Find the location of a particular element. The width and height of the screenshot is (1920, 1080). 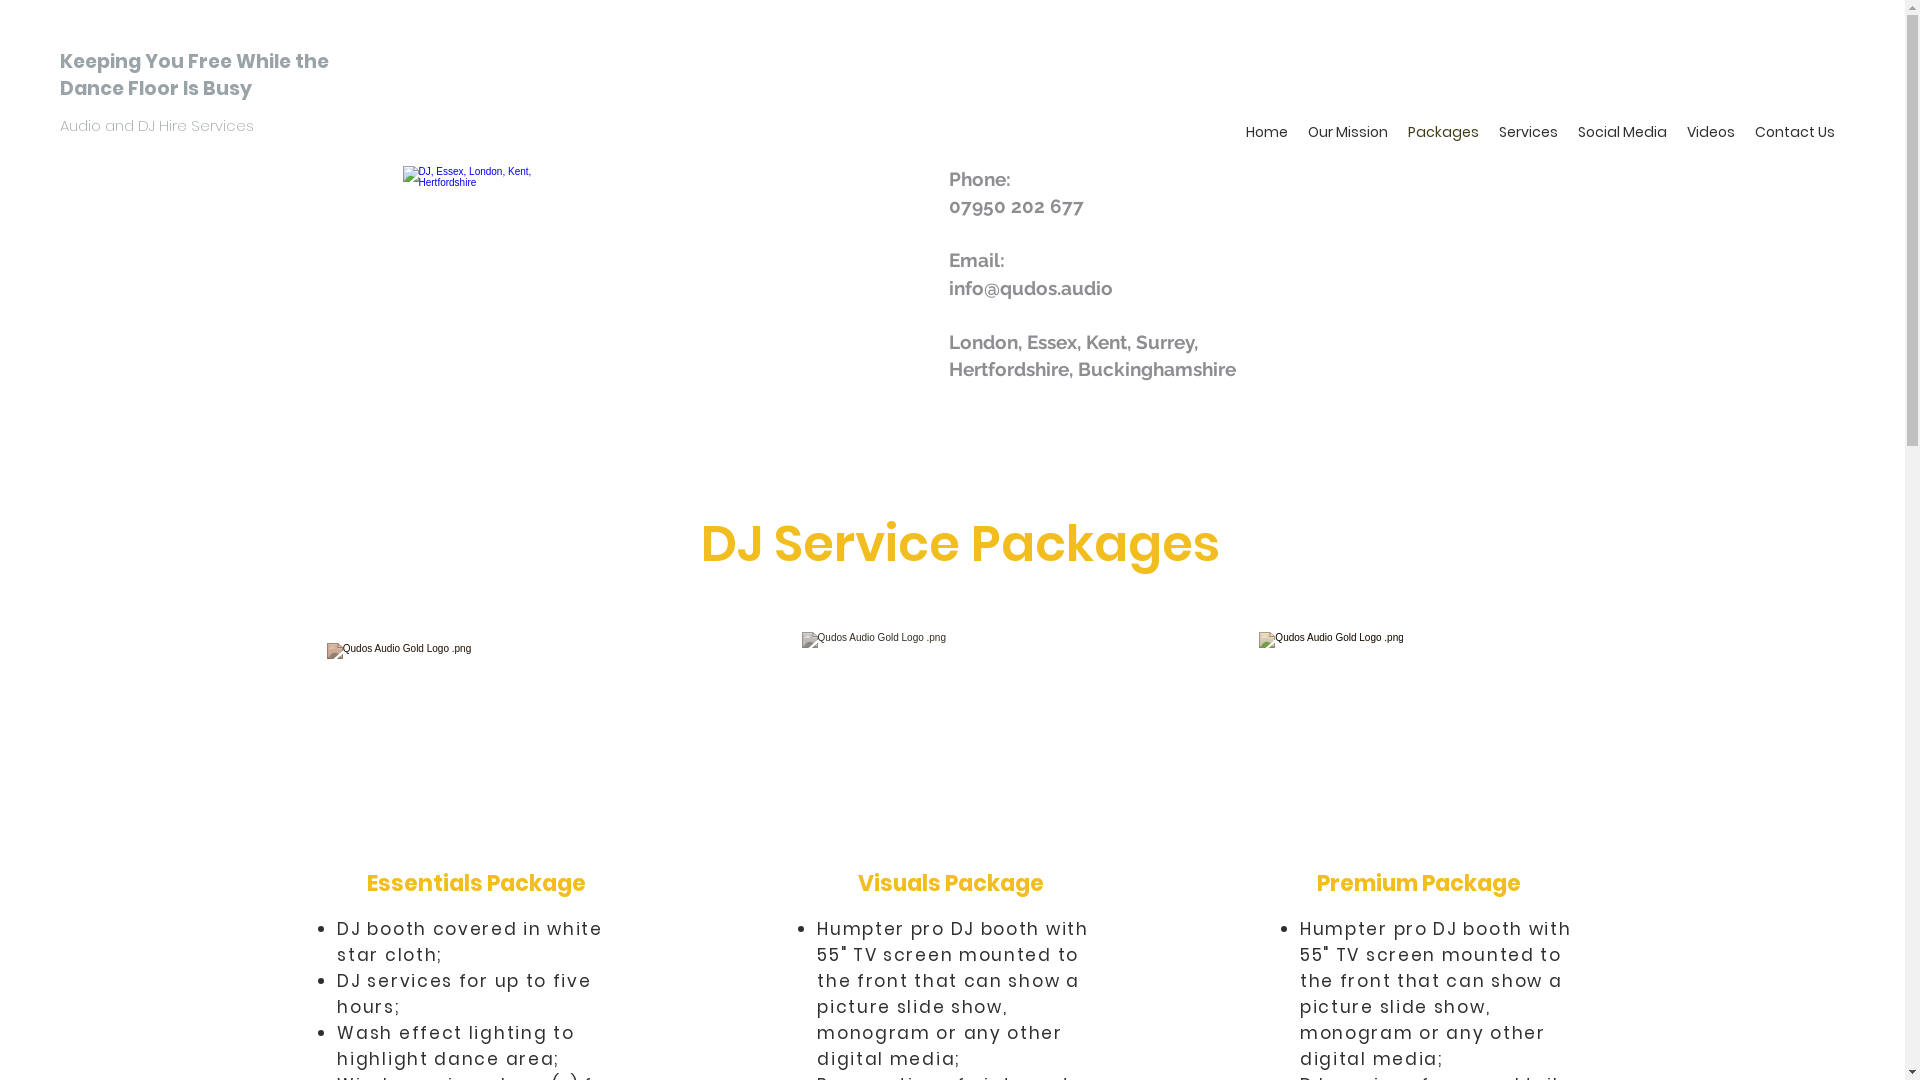

'Keeping You Free While the Dance Floor Is Busy' is located at coordinates (194, 73).